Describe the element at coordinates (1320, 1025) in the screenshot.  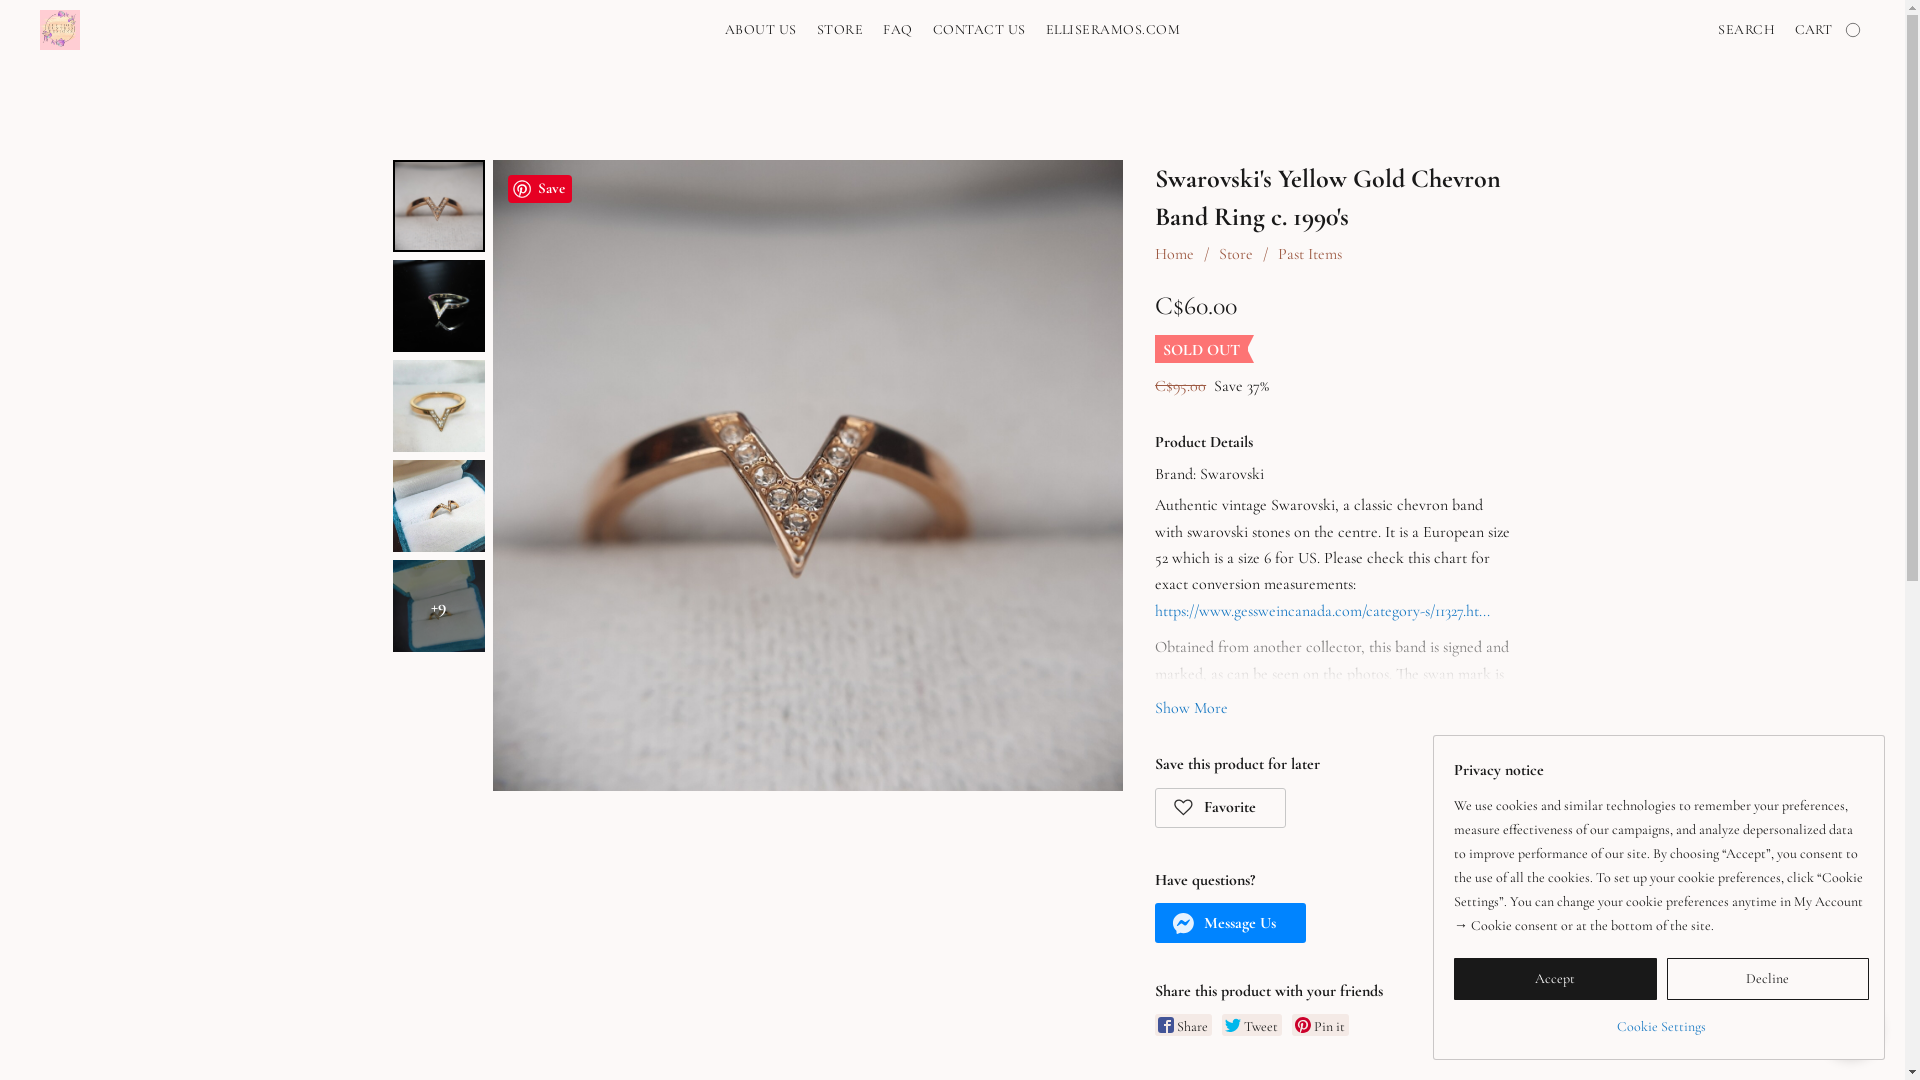
I see `'Pin it'` at that location.